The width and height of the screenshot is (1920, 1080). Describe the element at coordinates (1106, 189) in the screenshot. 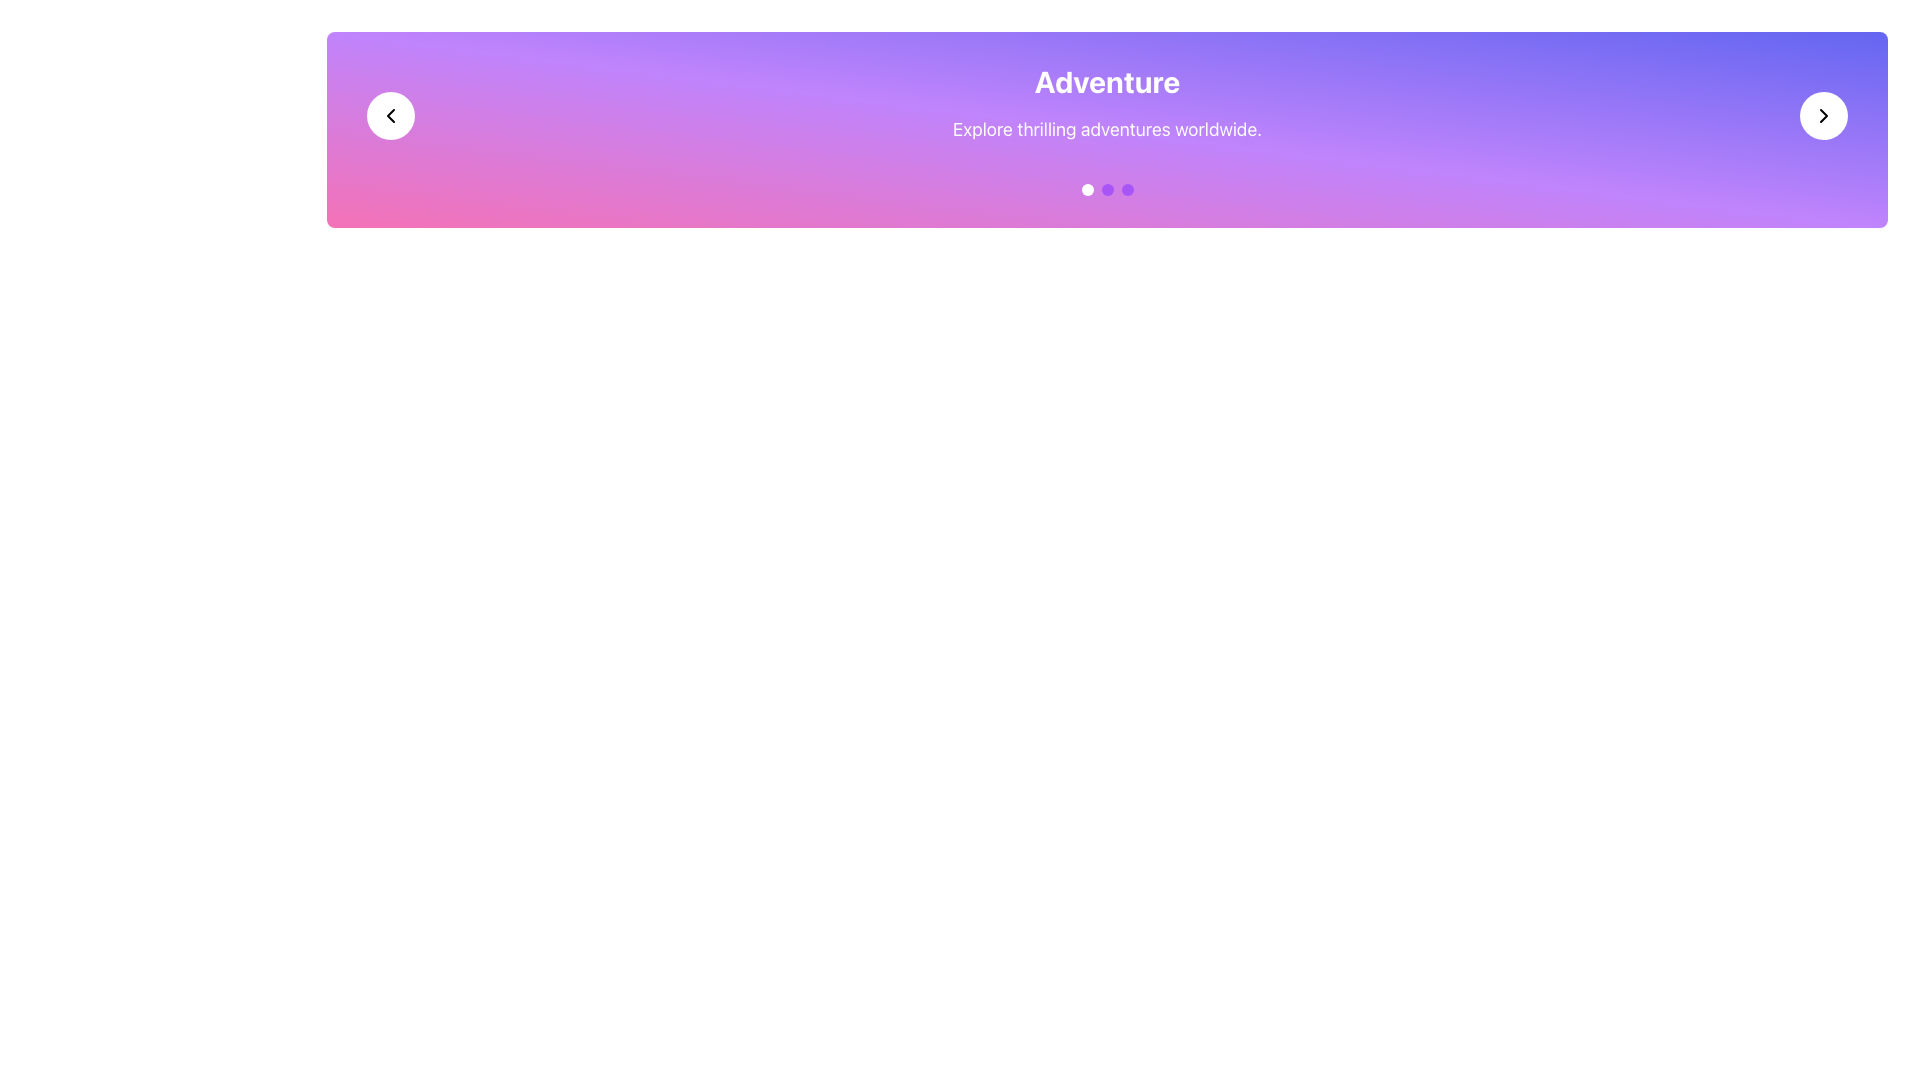

I see `the second indicator button below the 'Adventure' header` at that location.